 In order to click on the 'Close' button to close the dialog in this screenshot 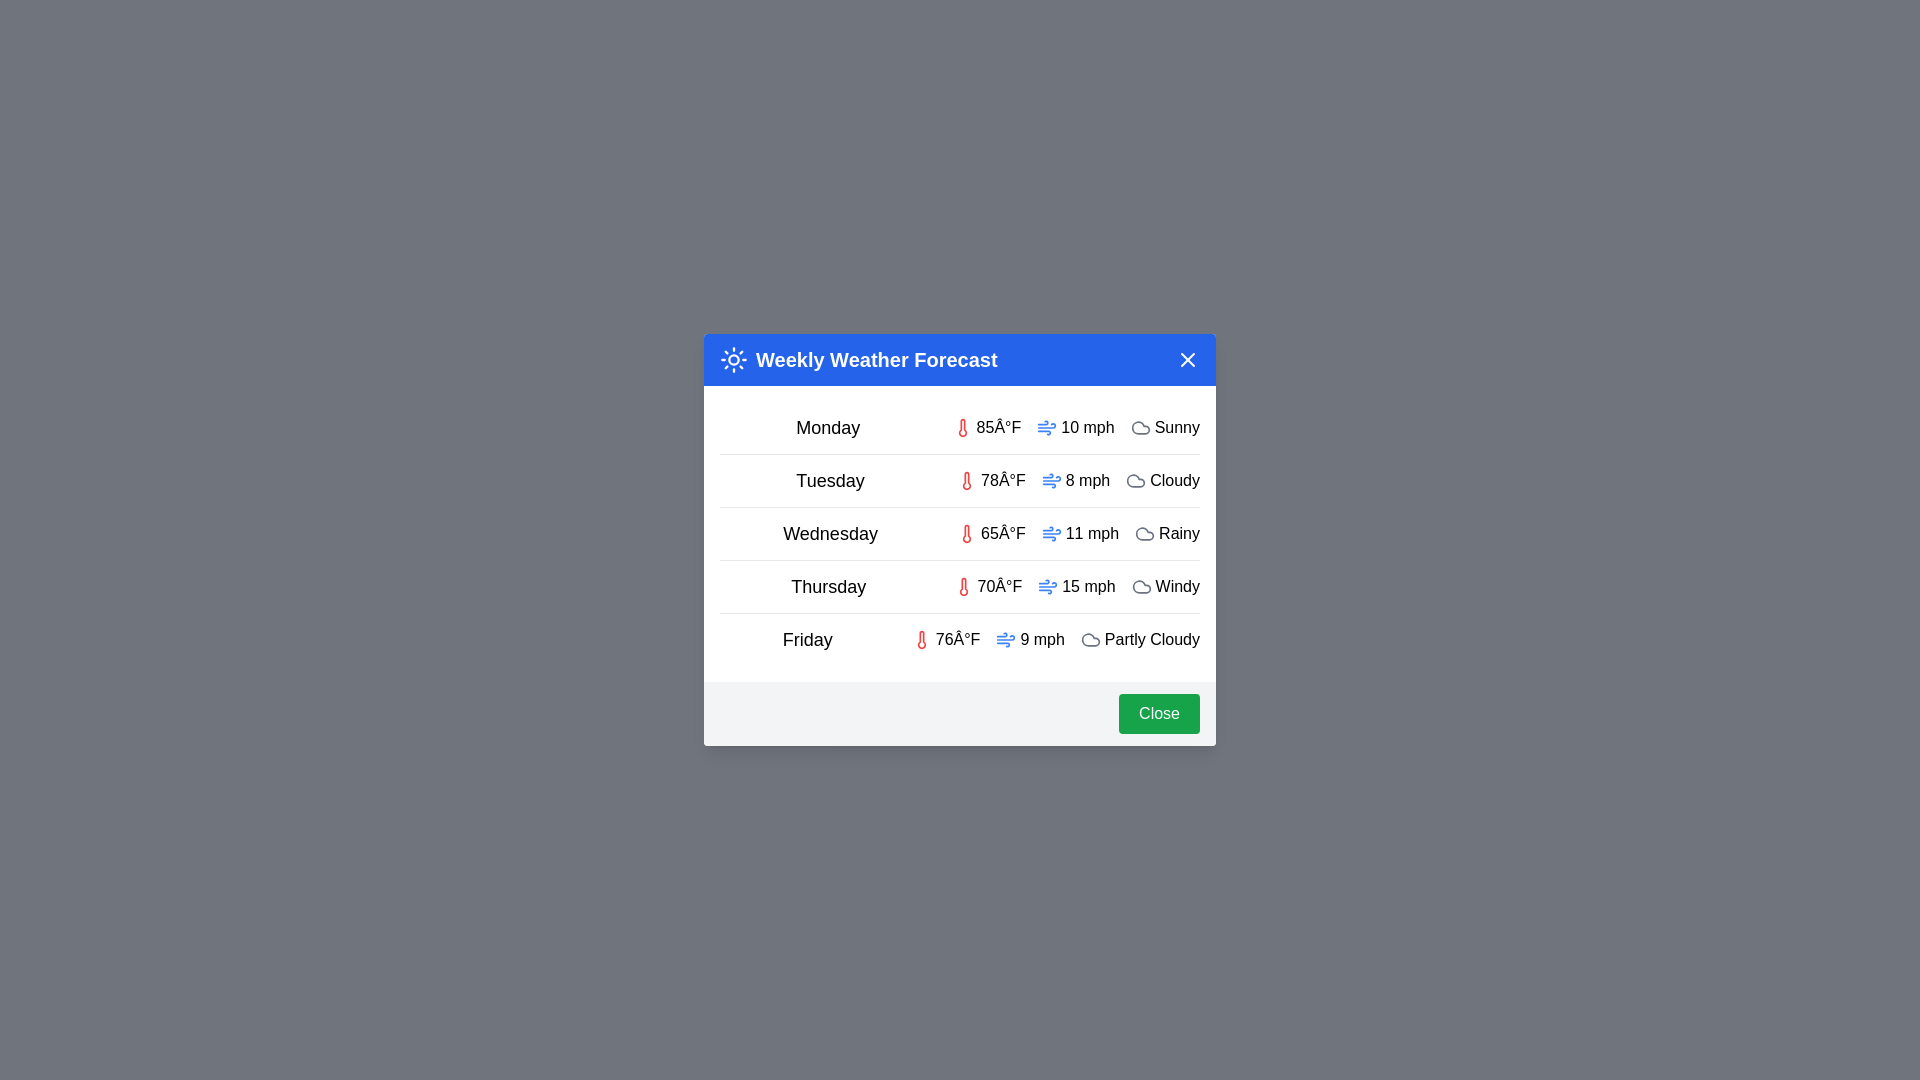, I will do `click(1158, 712)`.